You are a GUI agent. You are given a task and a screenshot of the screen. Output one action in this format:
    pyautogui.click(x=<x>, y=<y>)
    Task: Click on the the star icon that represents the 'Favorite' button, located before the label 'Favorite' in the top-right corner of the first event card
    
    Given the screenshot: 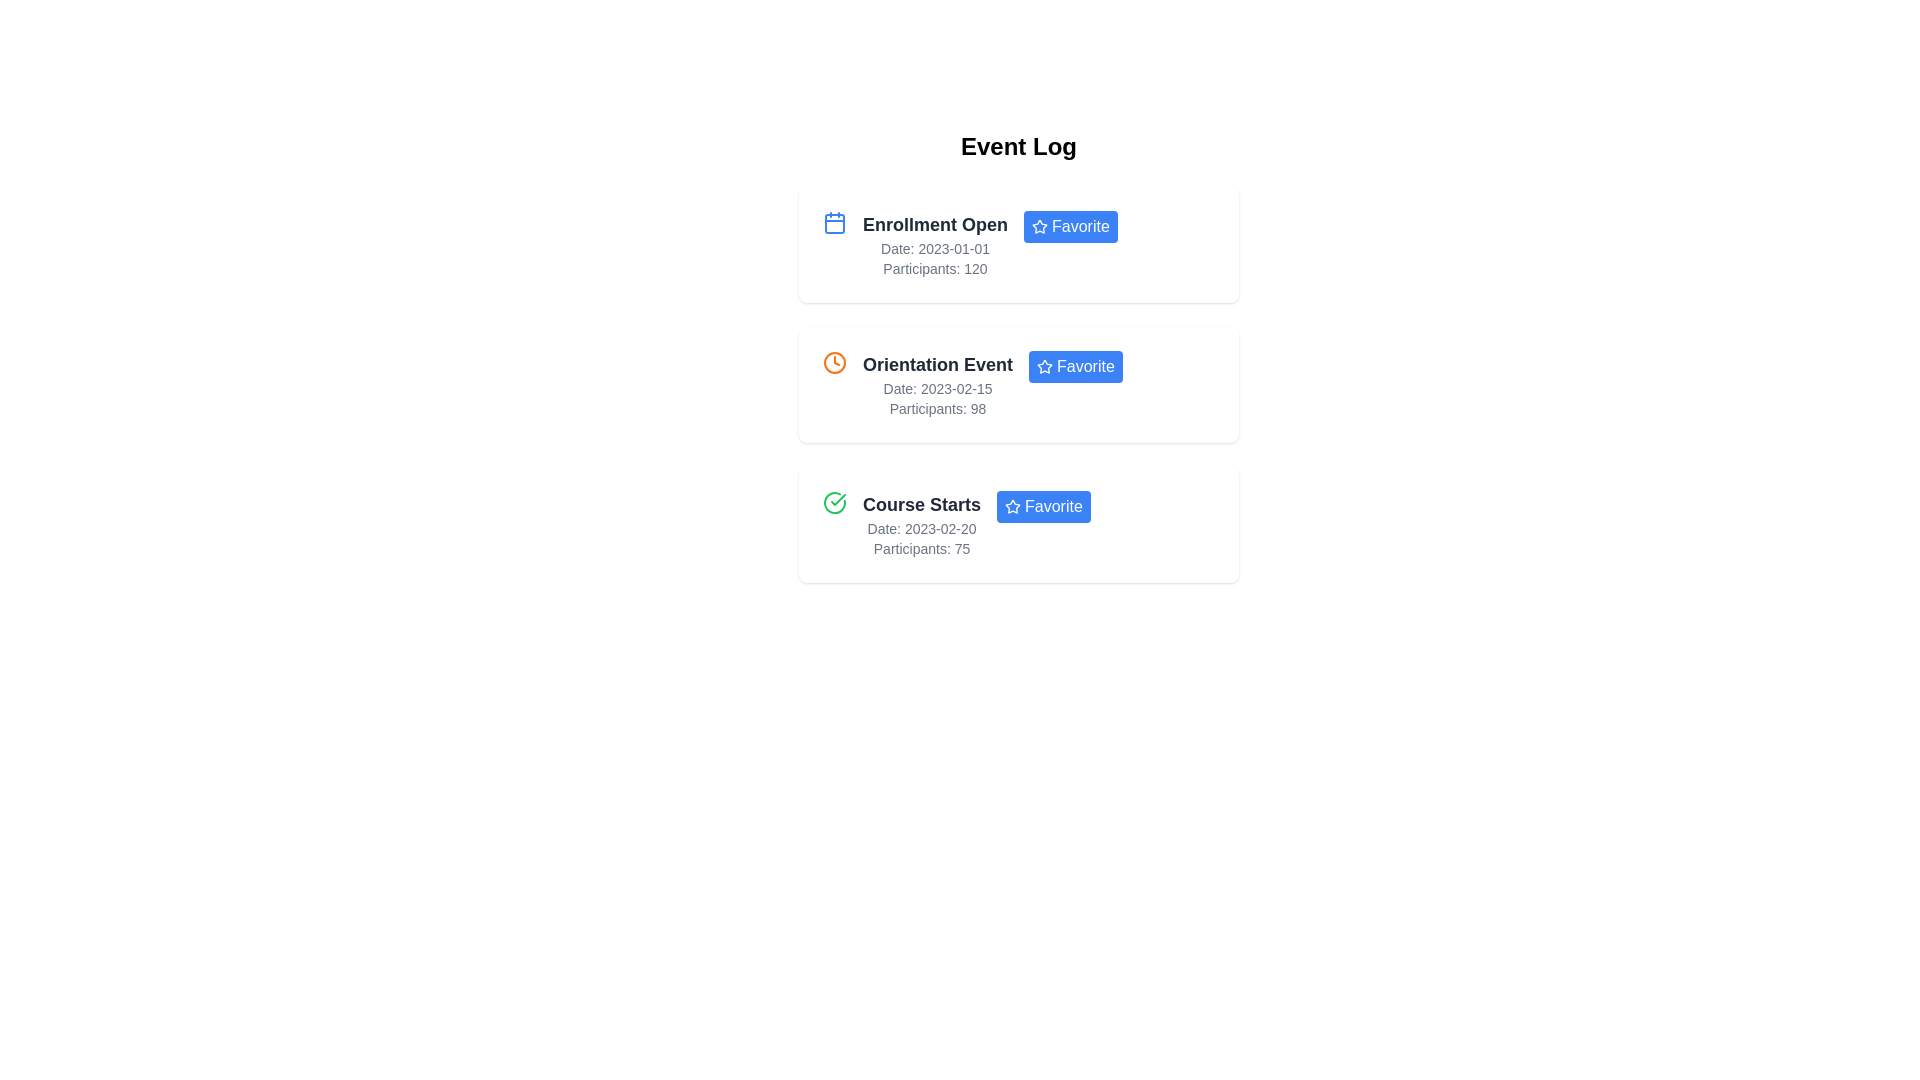 What is the action you would take?
    pyautogui.click(x=1040, y=226)
    